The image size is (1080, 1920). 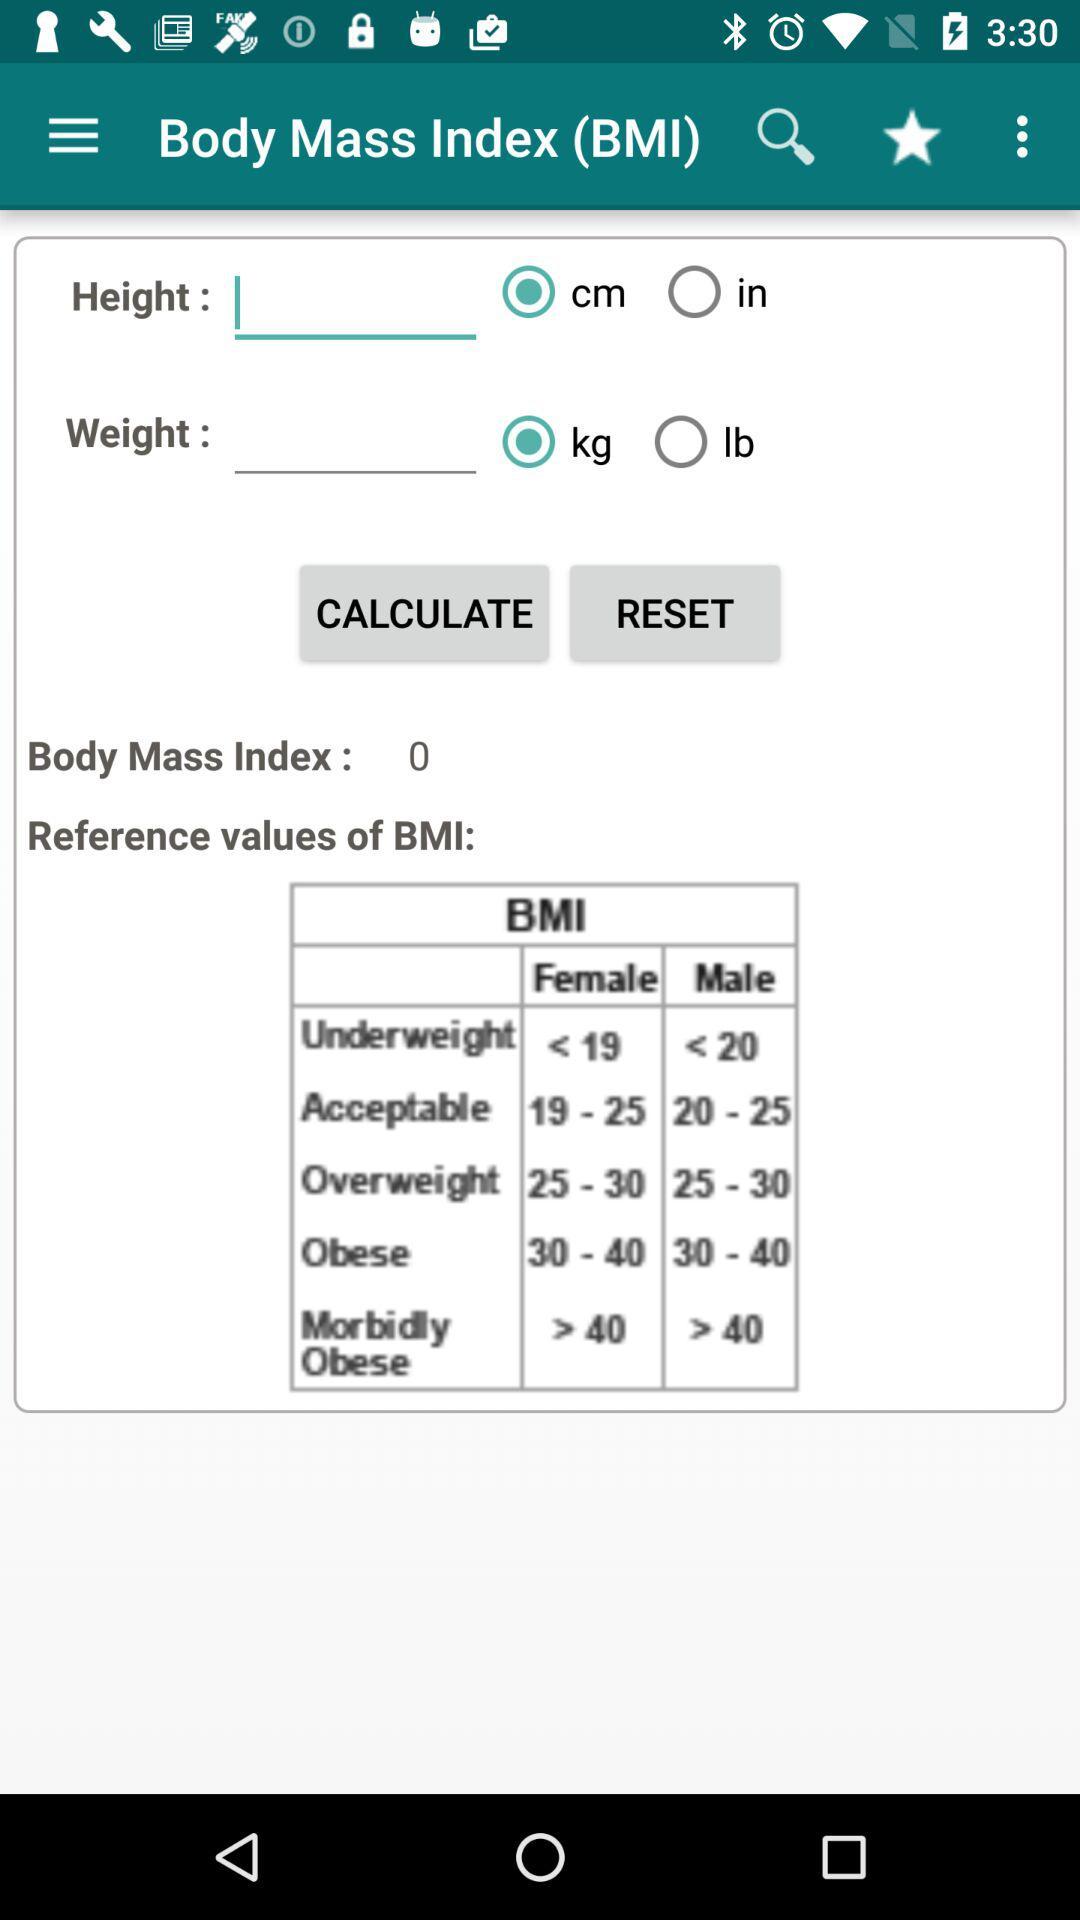 What do you see at coordinates (556, 290) in the screenshot?
I see `icon to the left of in` at bounding box center [556, 290].